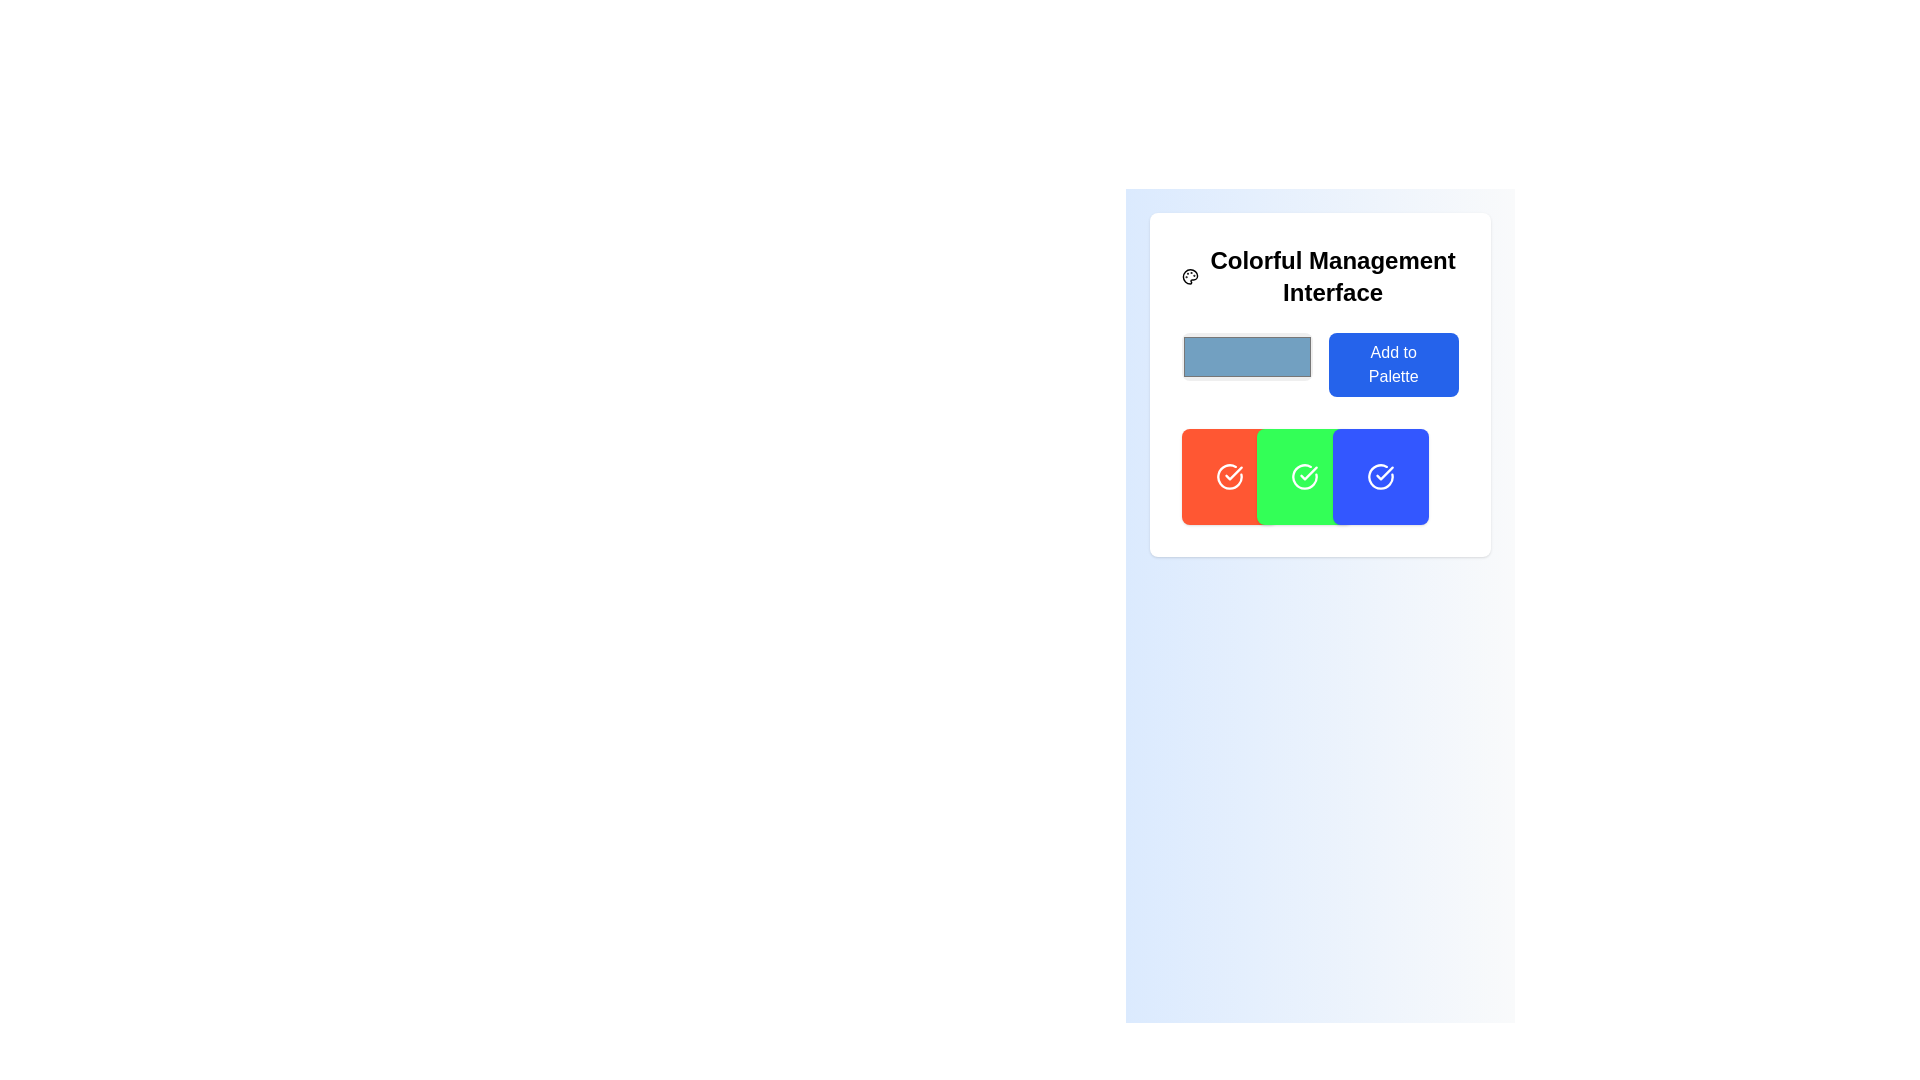 This screenshot has width=1920, height=1080. Describe the element at coordinates (1228, 477) in the screenshot. I see `the first button in a row of three square buttons, which has a checkmark symbol indicating confirmation or completion` at that location.